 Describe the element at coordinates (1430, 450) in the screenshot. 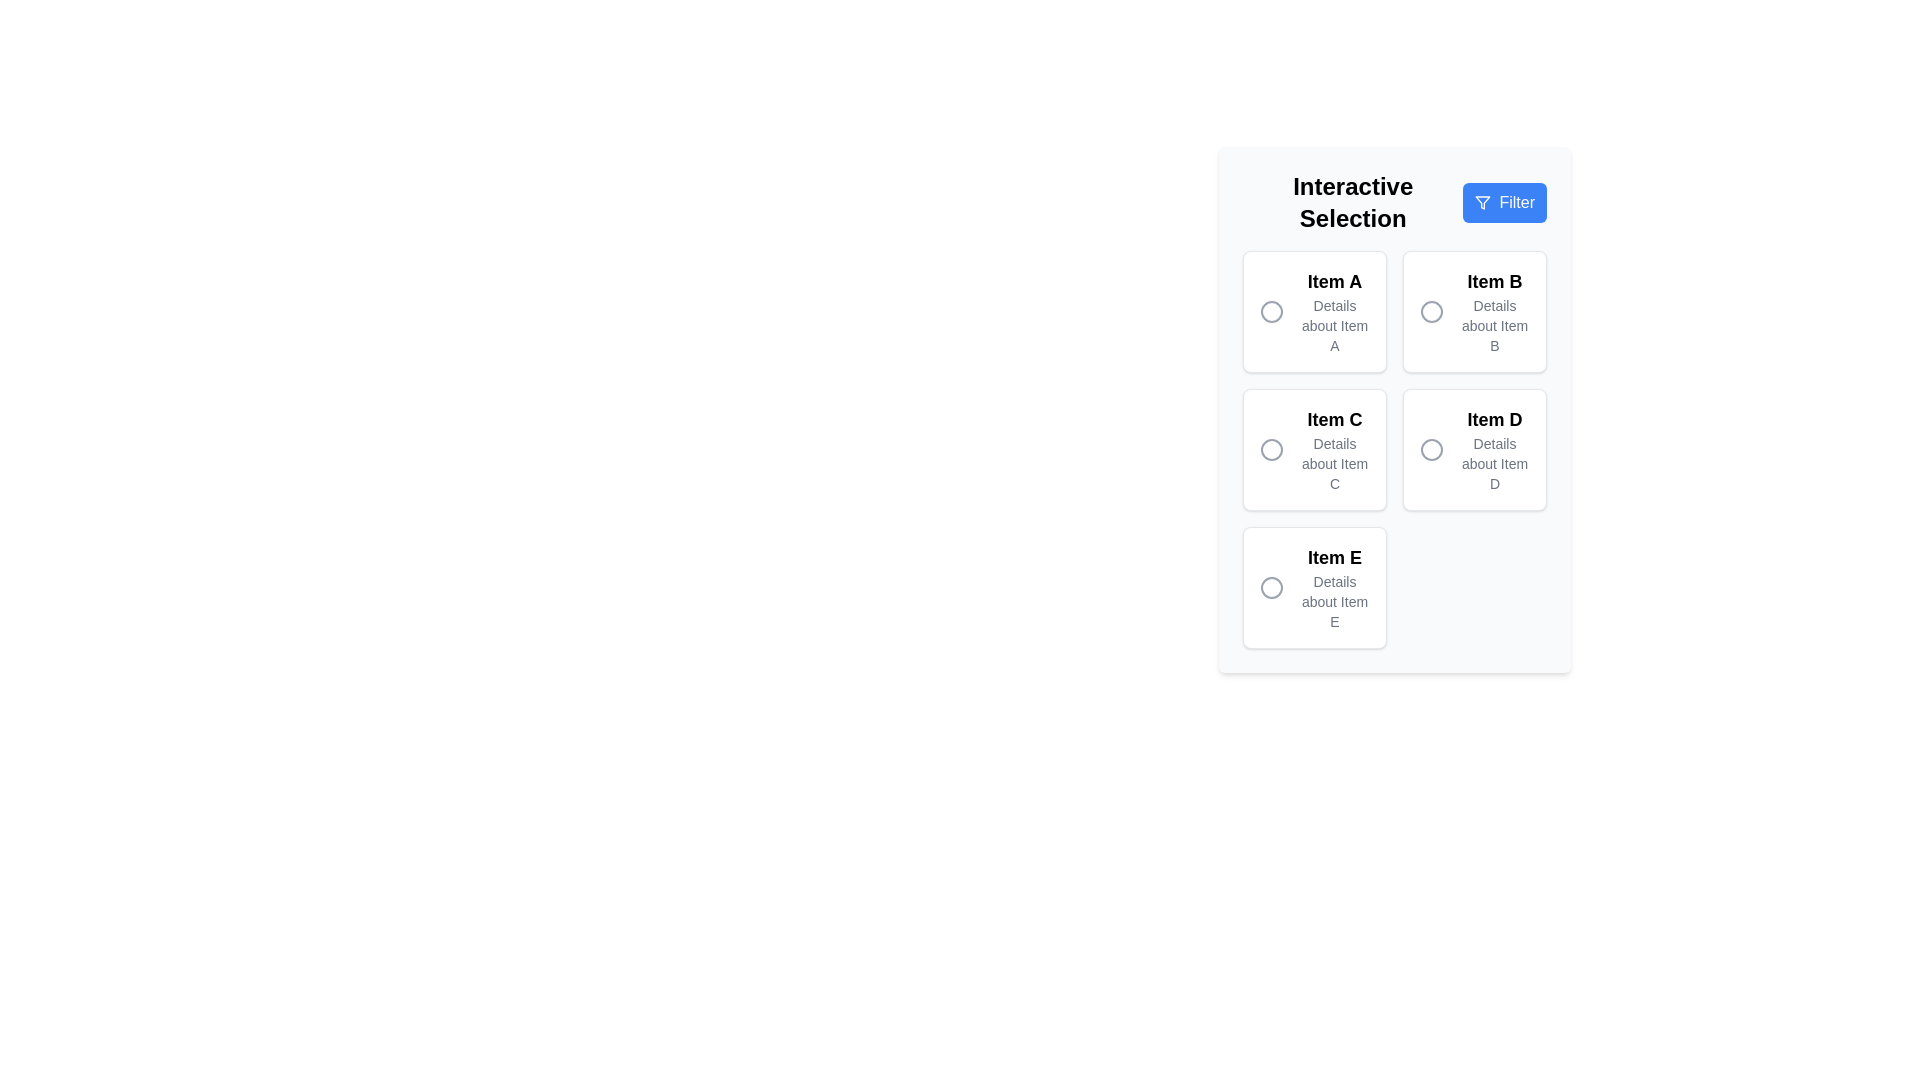

I see `the circular radio button located in the top-left corner of the card labeled 'Item D'` at that location.